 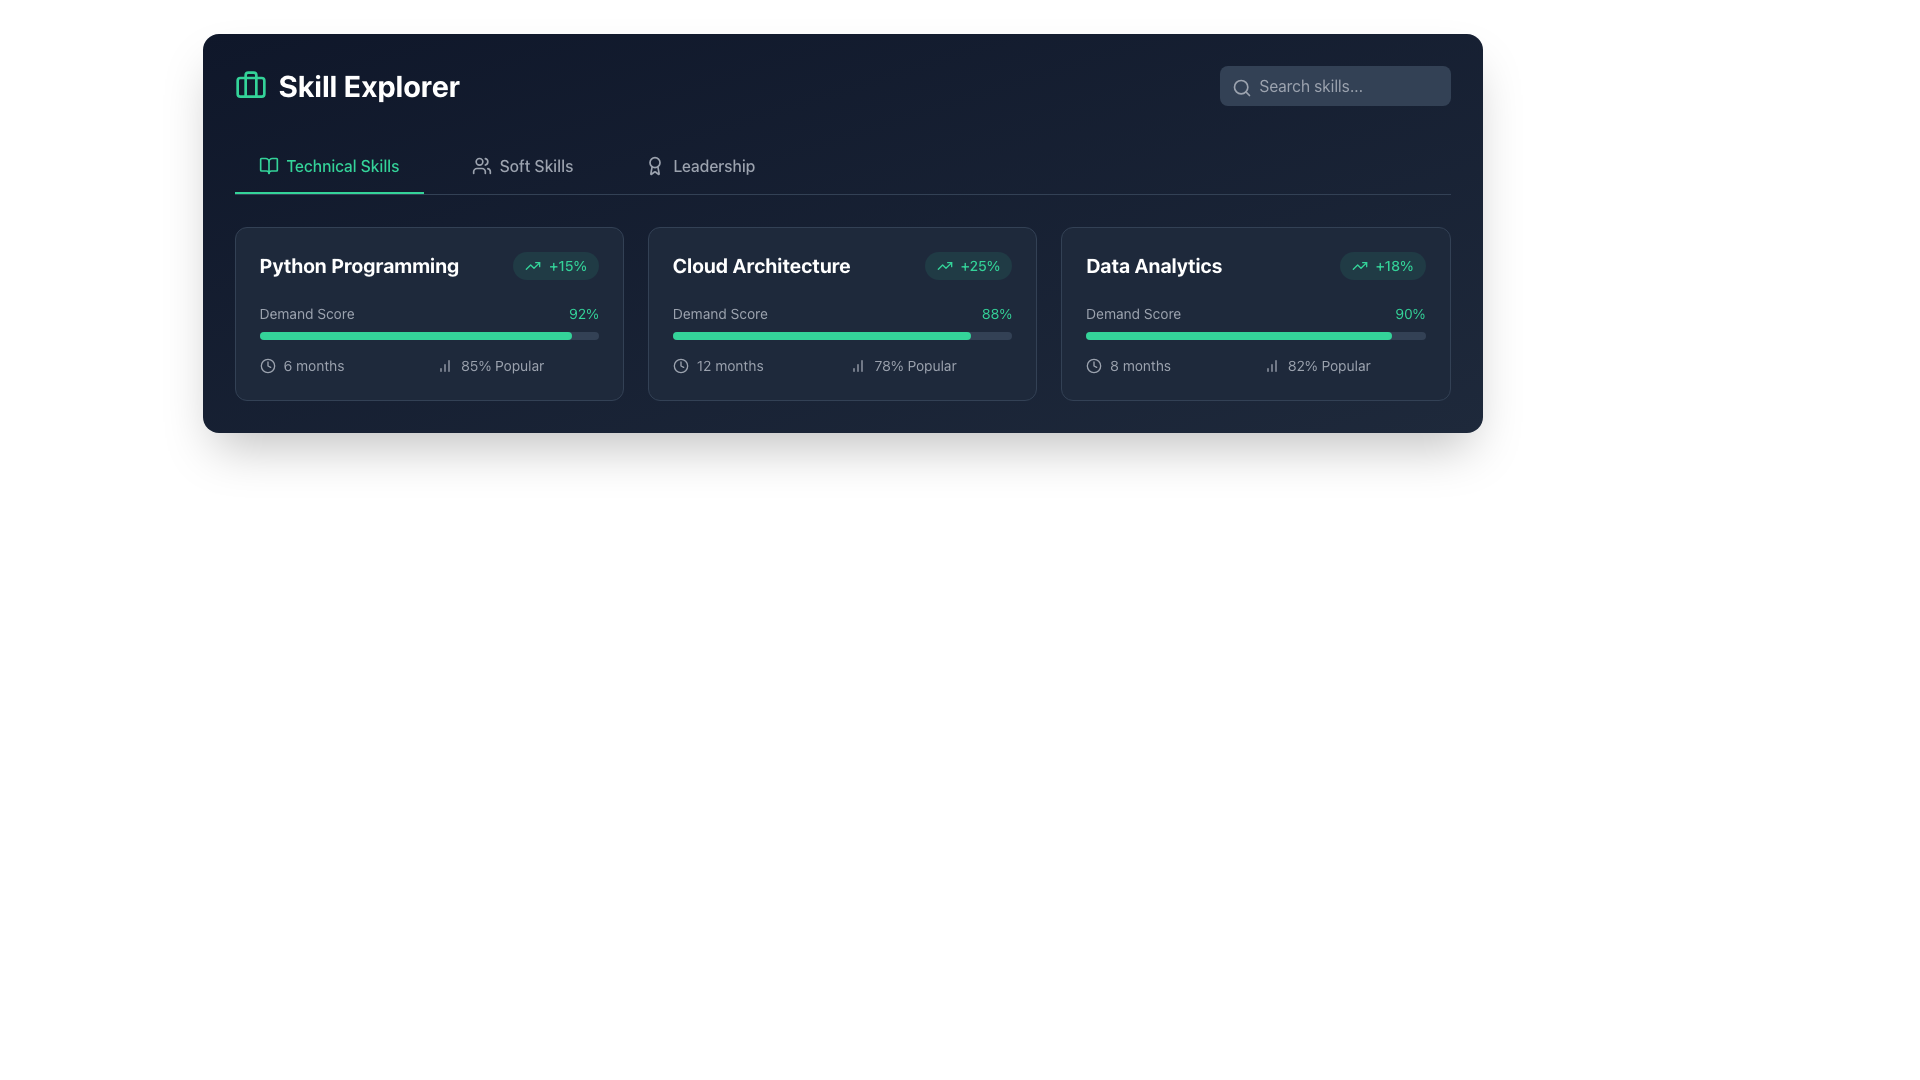 I want to click on the progress bar labeled 'Demand Score' which shows 90% completion with a green segment, located within the 'Data Analytics' card, so click(x=1254, y=320).